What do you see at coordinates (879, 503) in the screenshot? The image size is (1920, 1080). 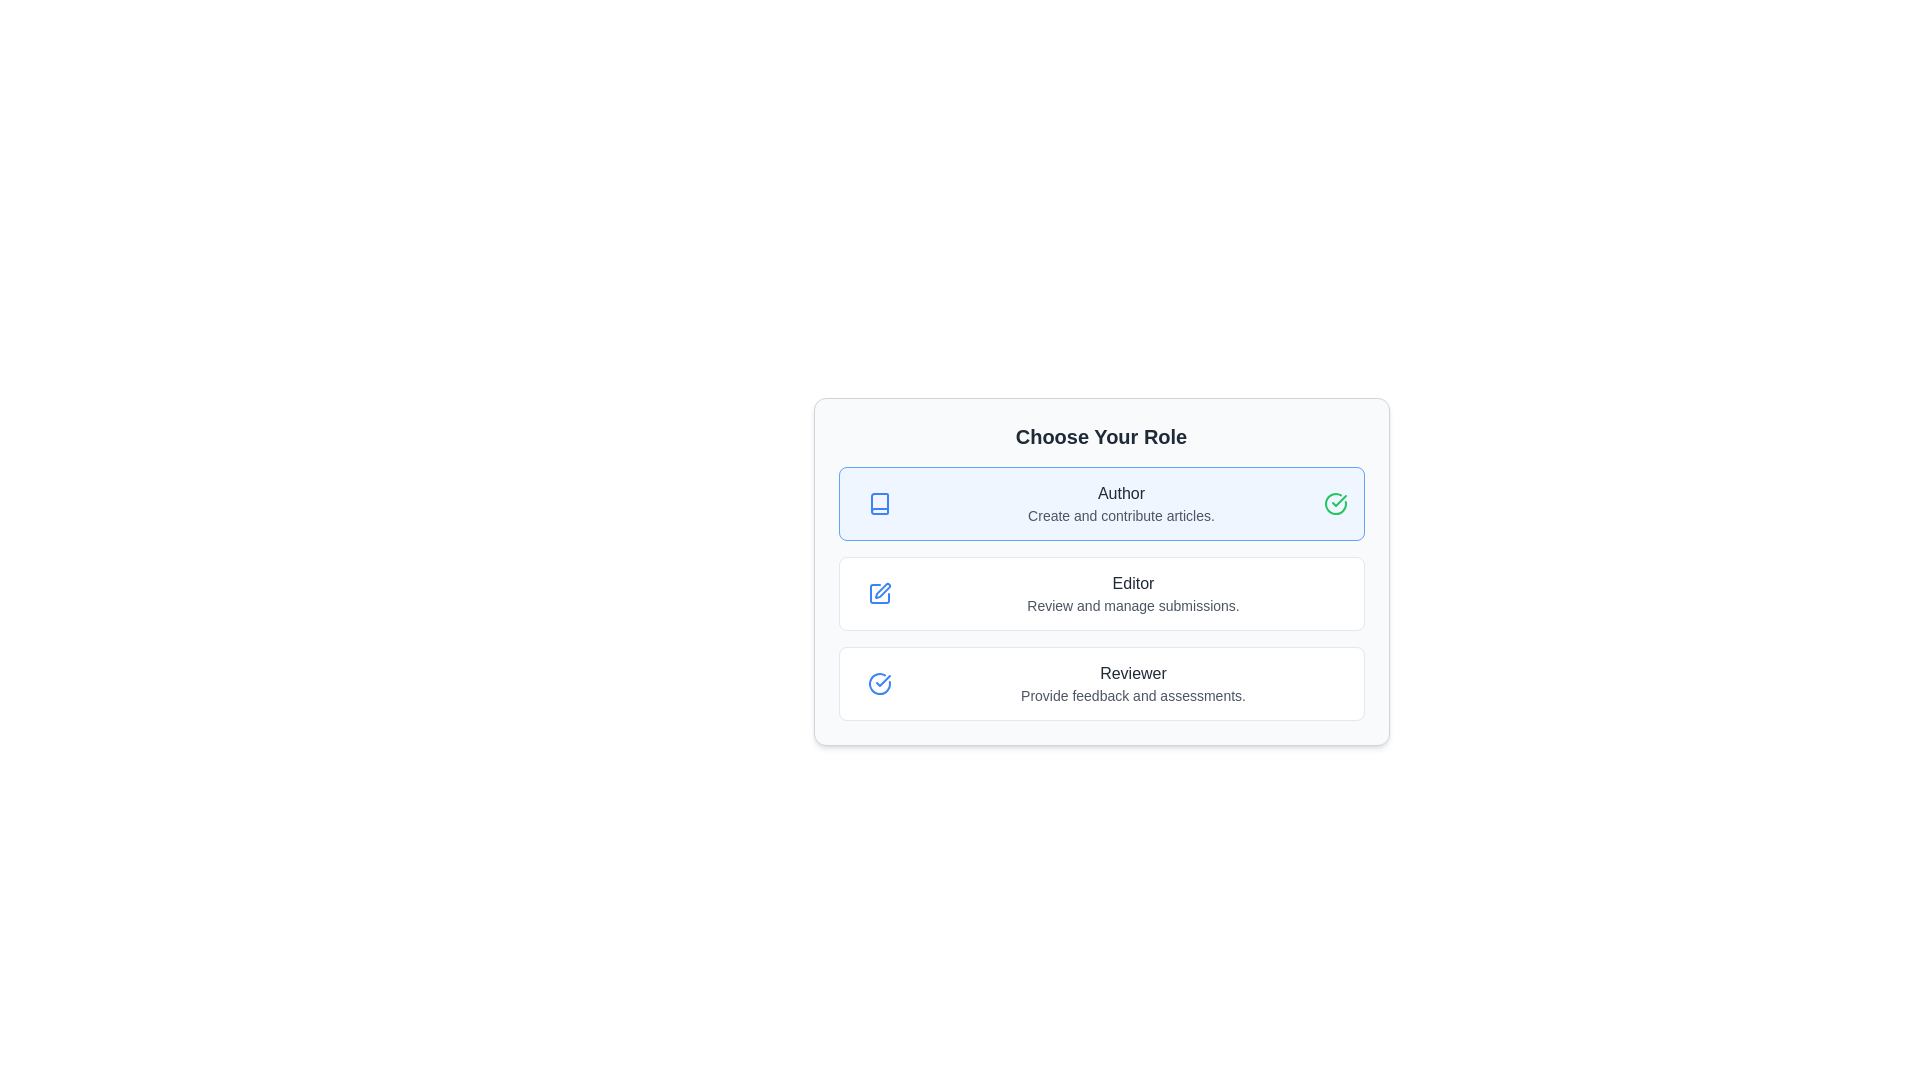 I see `the 'Author' icon in the 'Choose Your Role' selection menu` at bounding box center [879, 503].